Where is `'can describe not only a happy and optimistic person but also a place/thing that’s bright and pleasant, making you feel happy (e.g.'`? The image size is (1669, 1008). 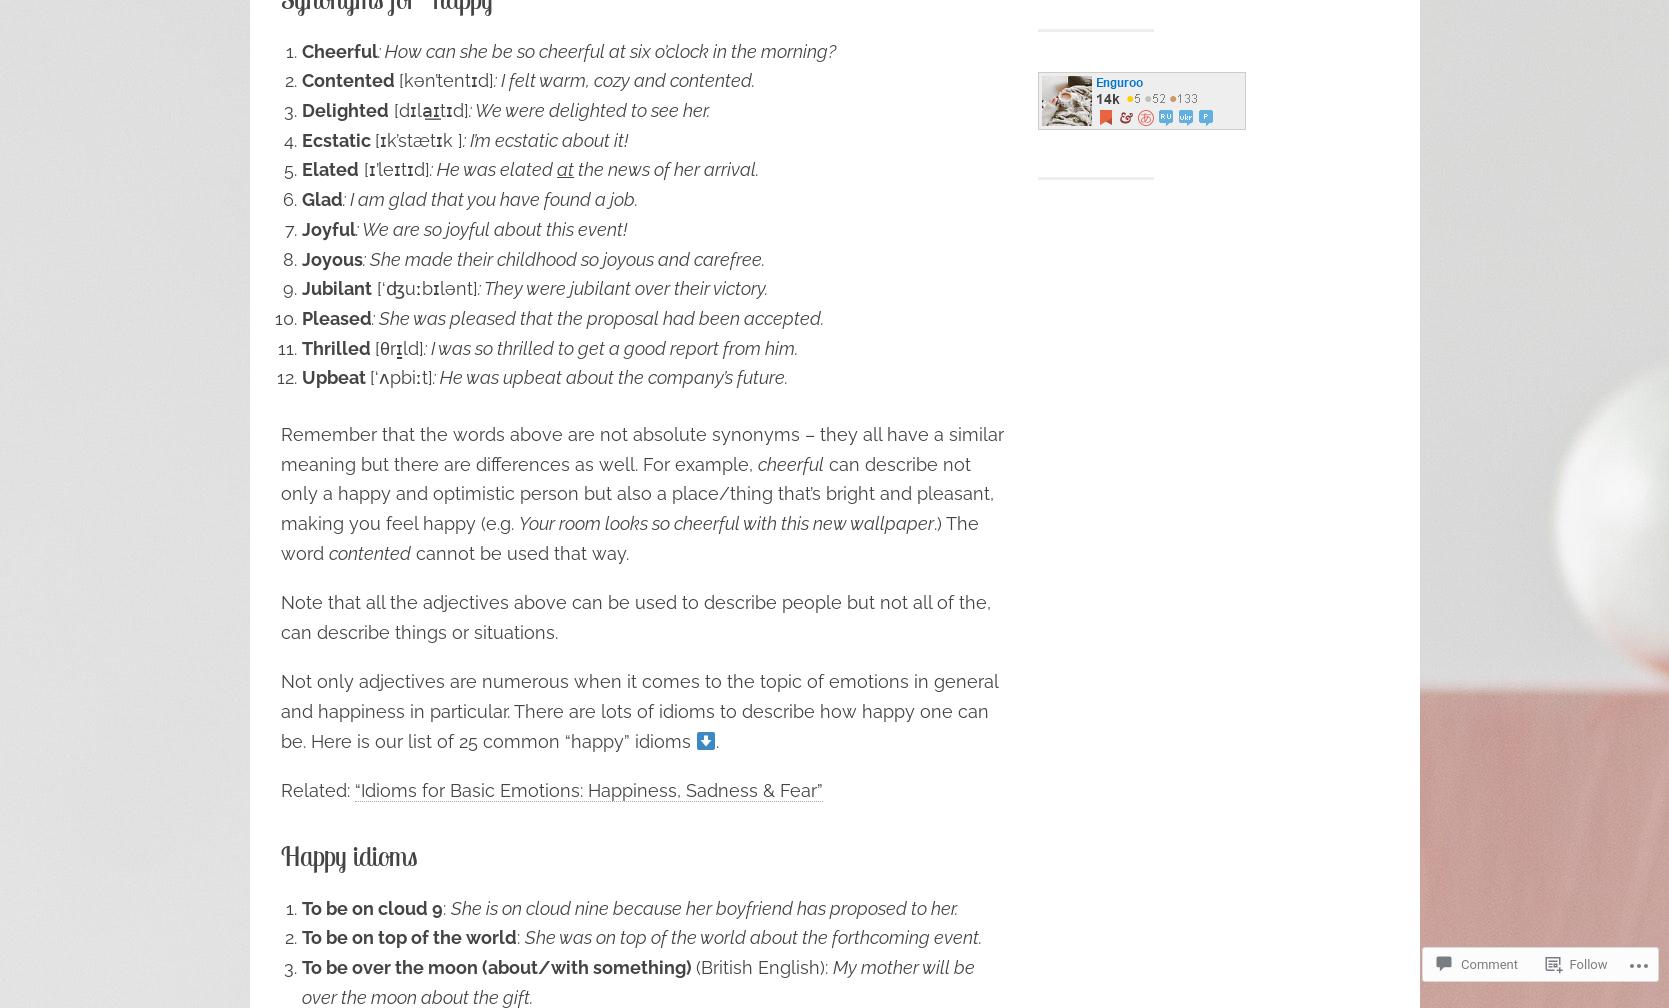 'can describe not only a happy and optimistic person but also a place/thing that’s bright and pleasant, making you feel happy (e.g.' is located at coordinates (279, 493).